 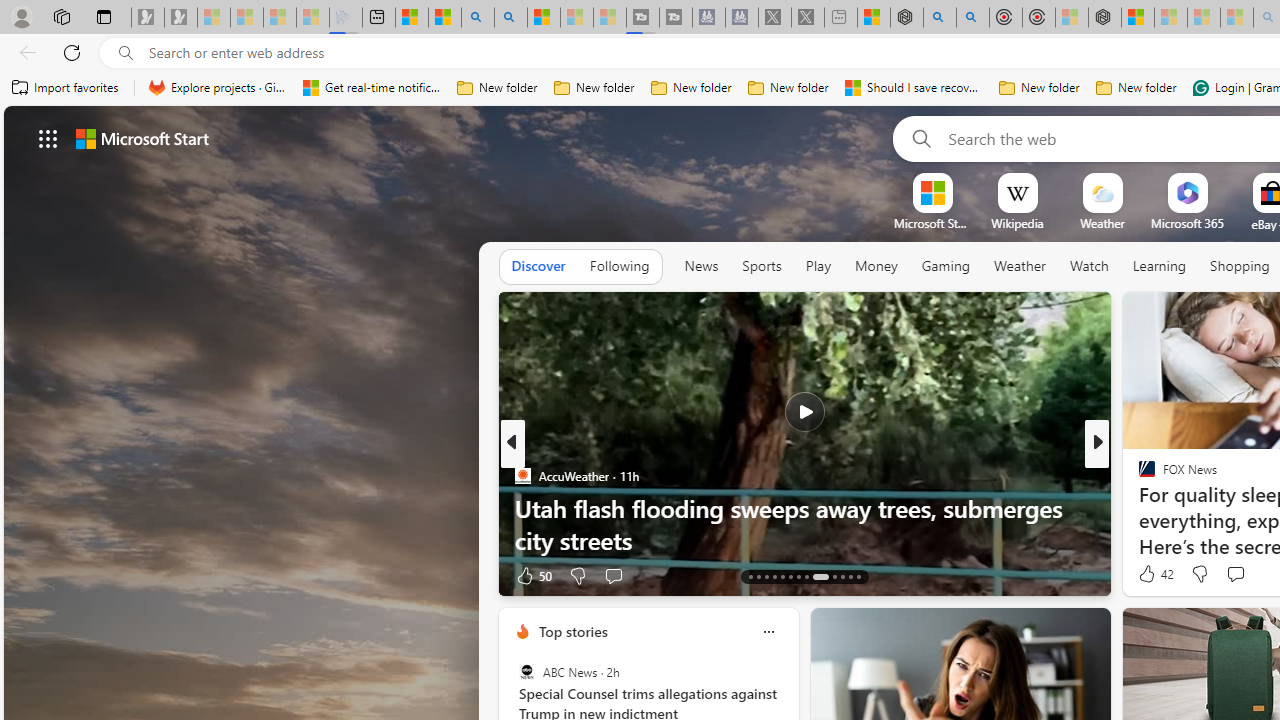 I want to click on 'AutomationID: tab-14', so click(x=757, y=577).